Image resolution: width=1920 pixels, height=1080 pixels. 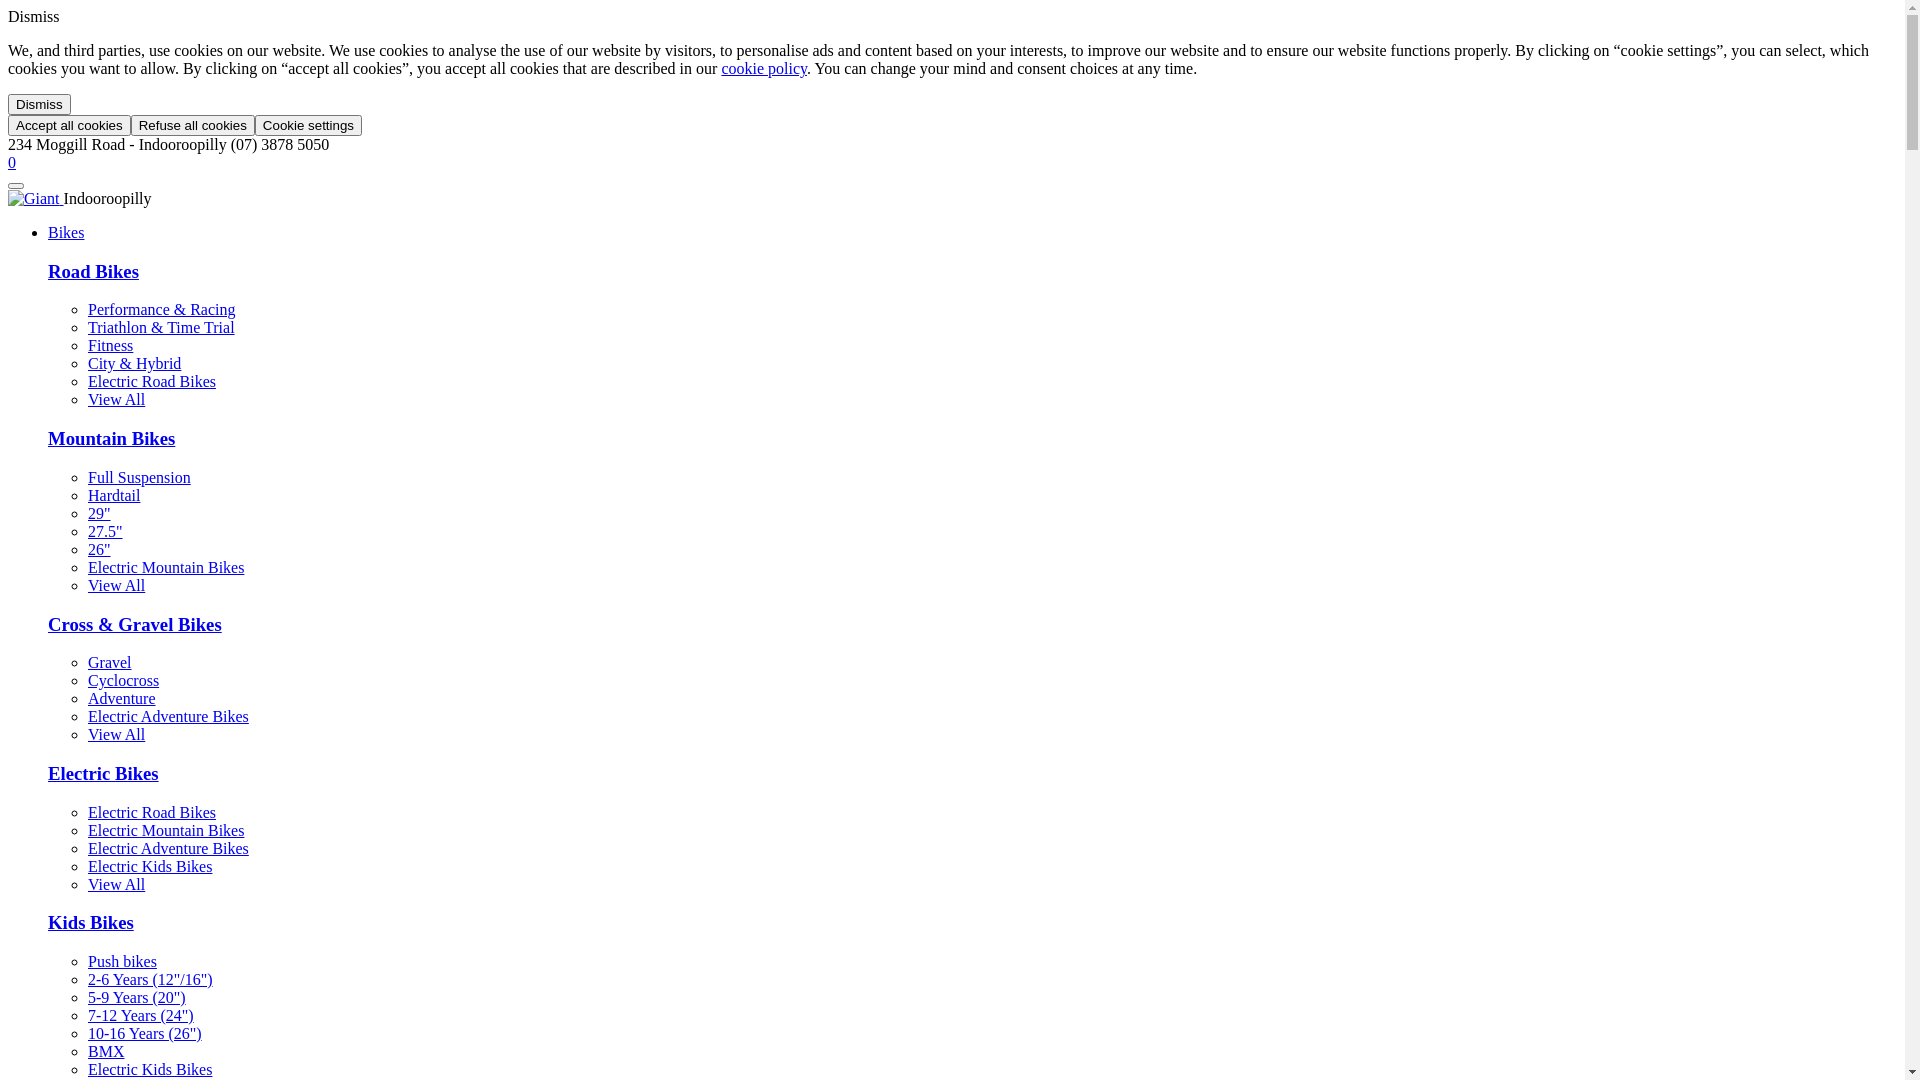 I want to click on 'Cookie settings', so click(x=307, y=125).